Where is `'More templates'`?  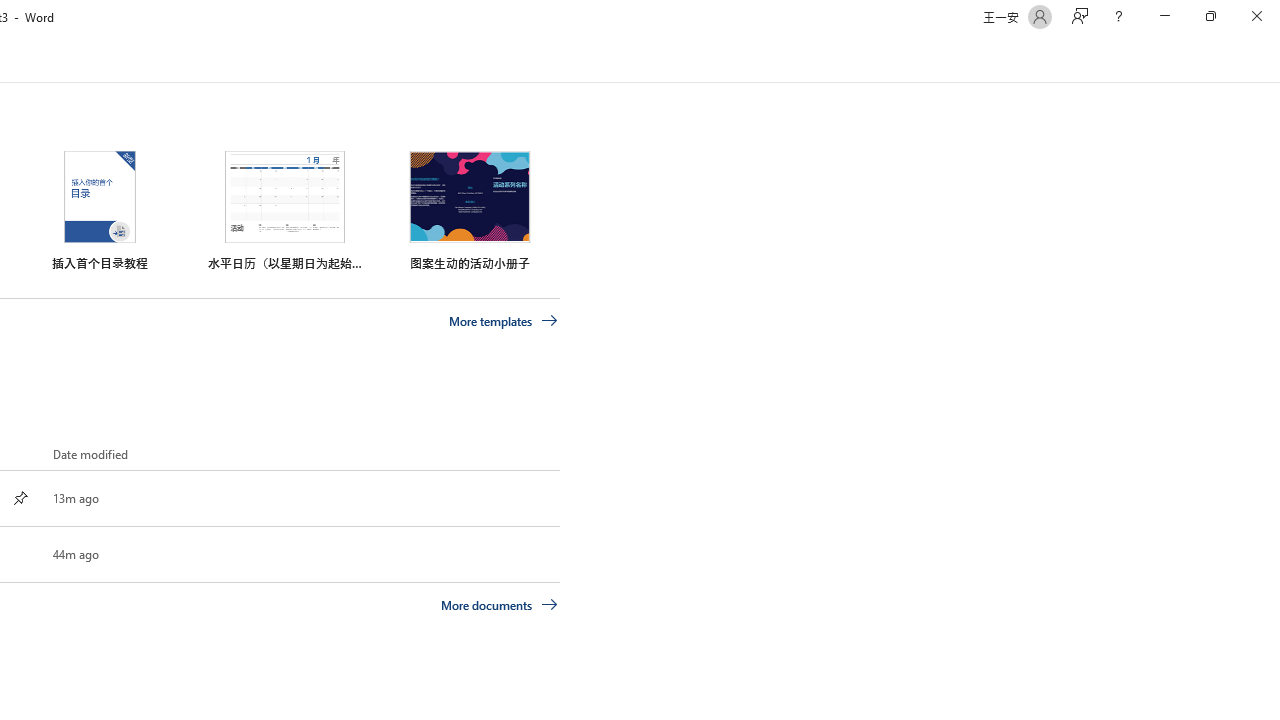
'More templates' is located at coordinates (503, 320).